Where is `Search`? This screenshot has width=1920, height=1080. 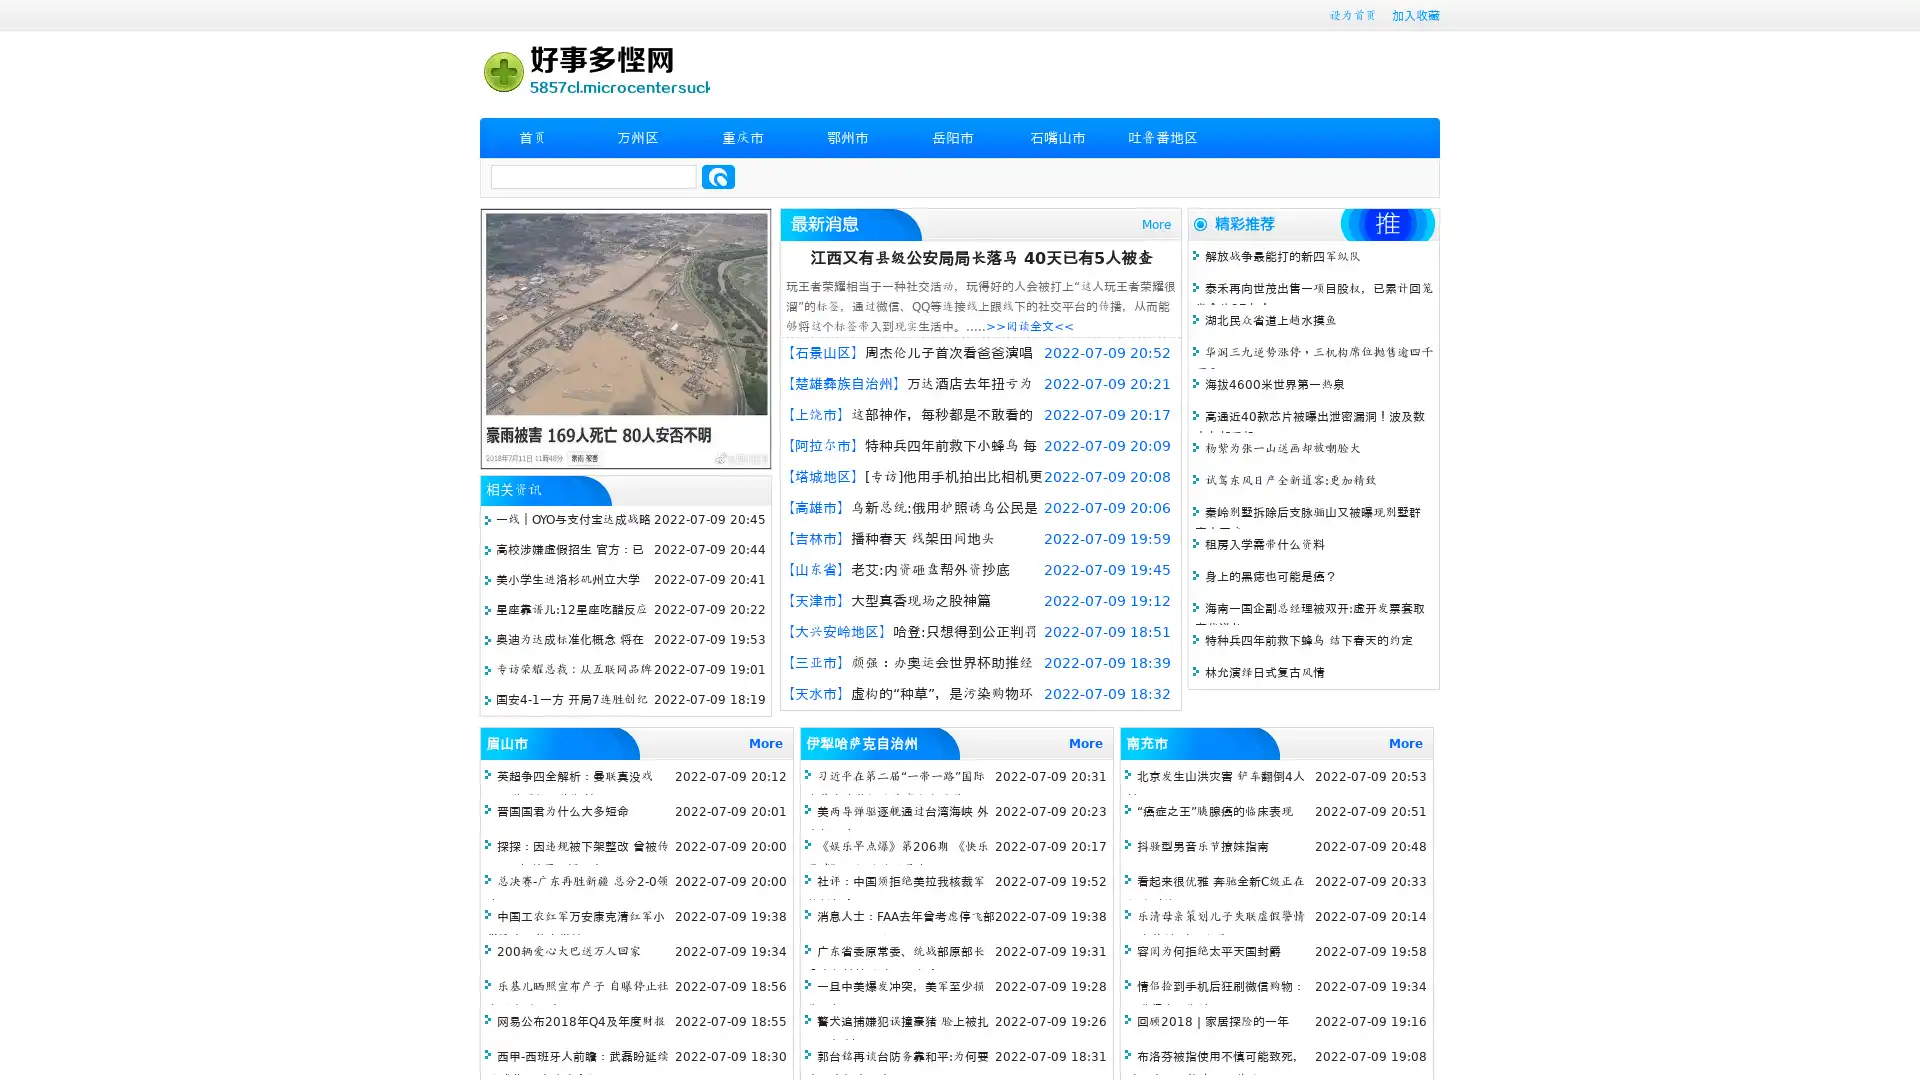 Search is located at coordinates (718, 176).